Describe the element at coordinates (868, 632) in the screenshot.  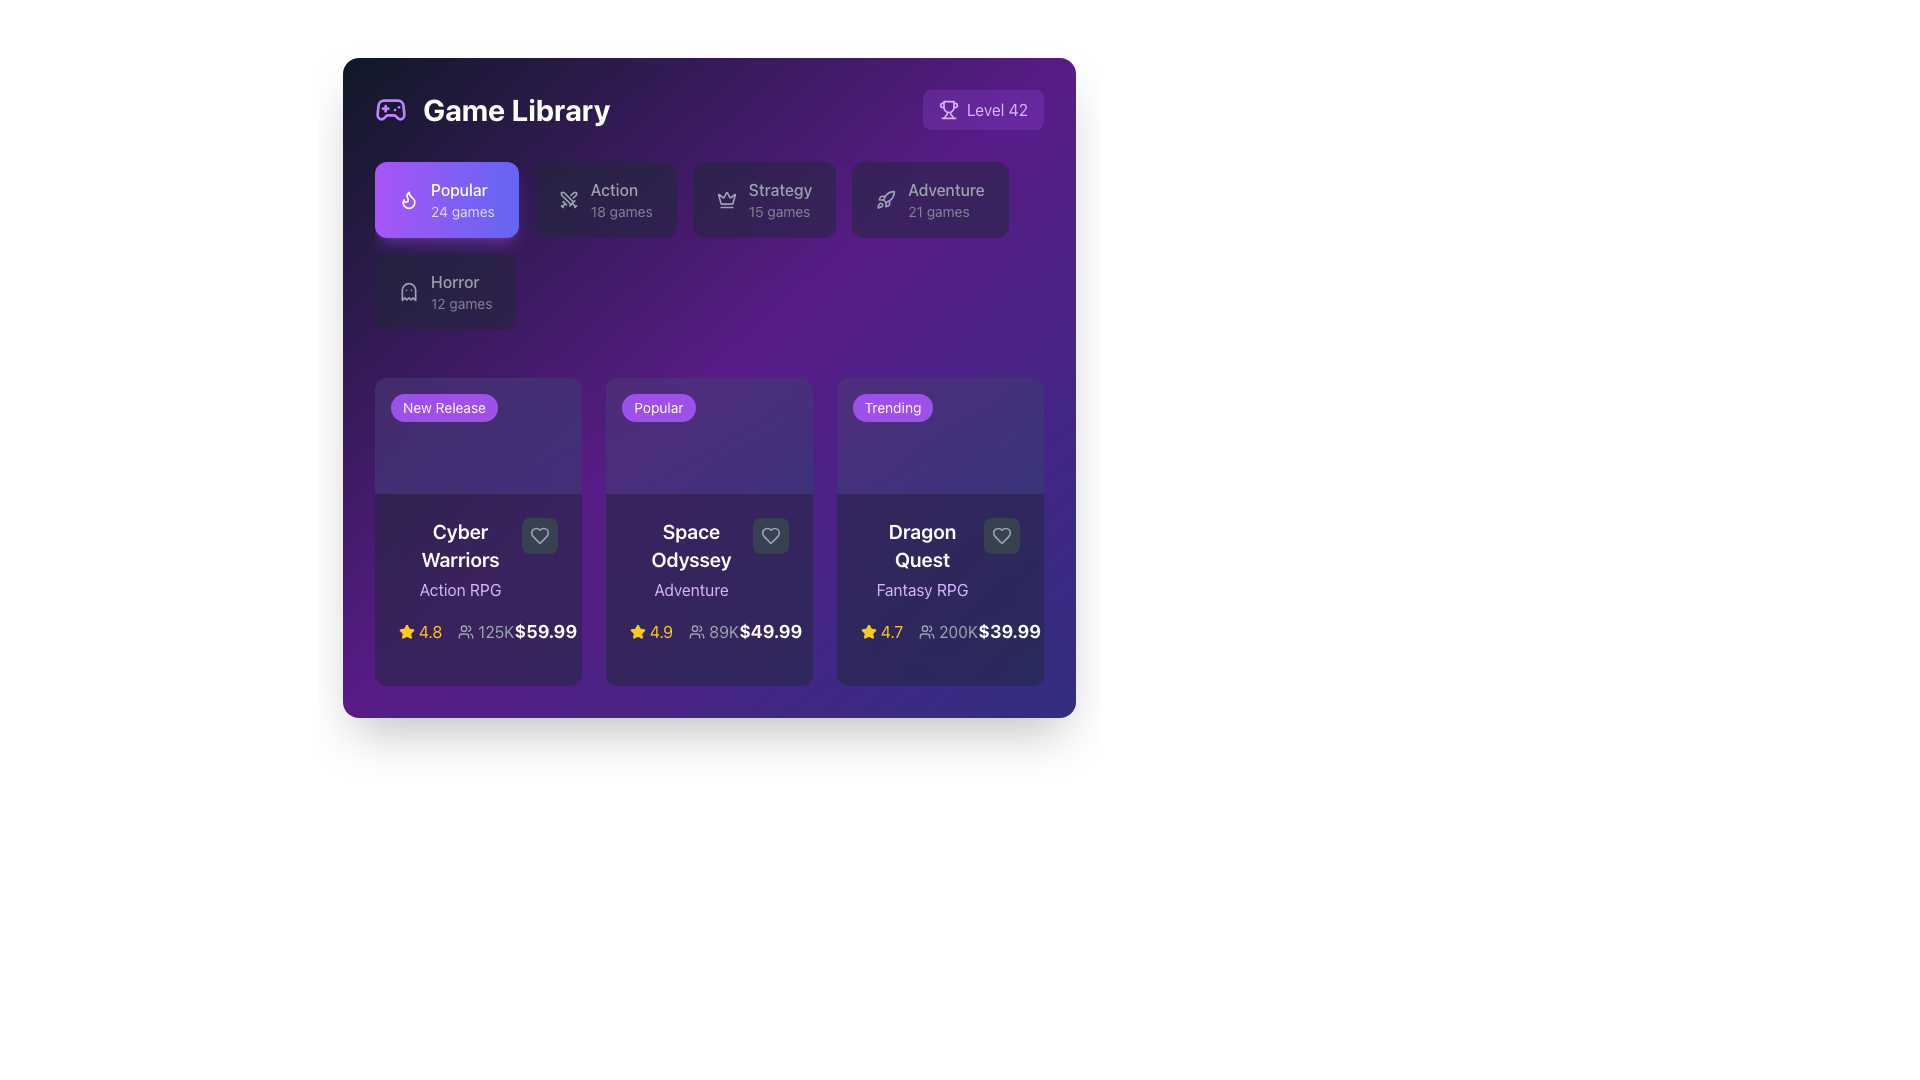
I see `the star icon representing the rating of the 'Dragon Quest' game, located to the left of the rating text '4.7'` at that location.